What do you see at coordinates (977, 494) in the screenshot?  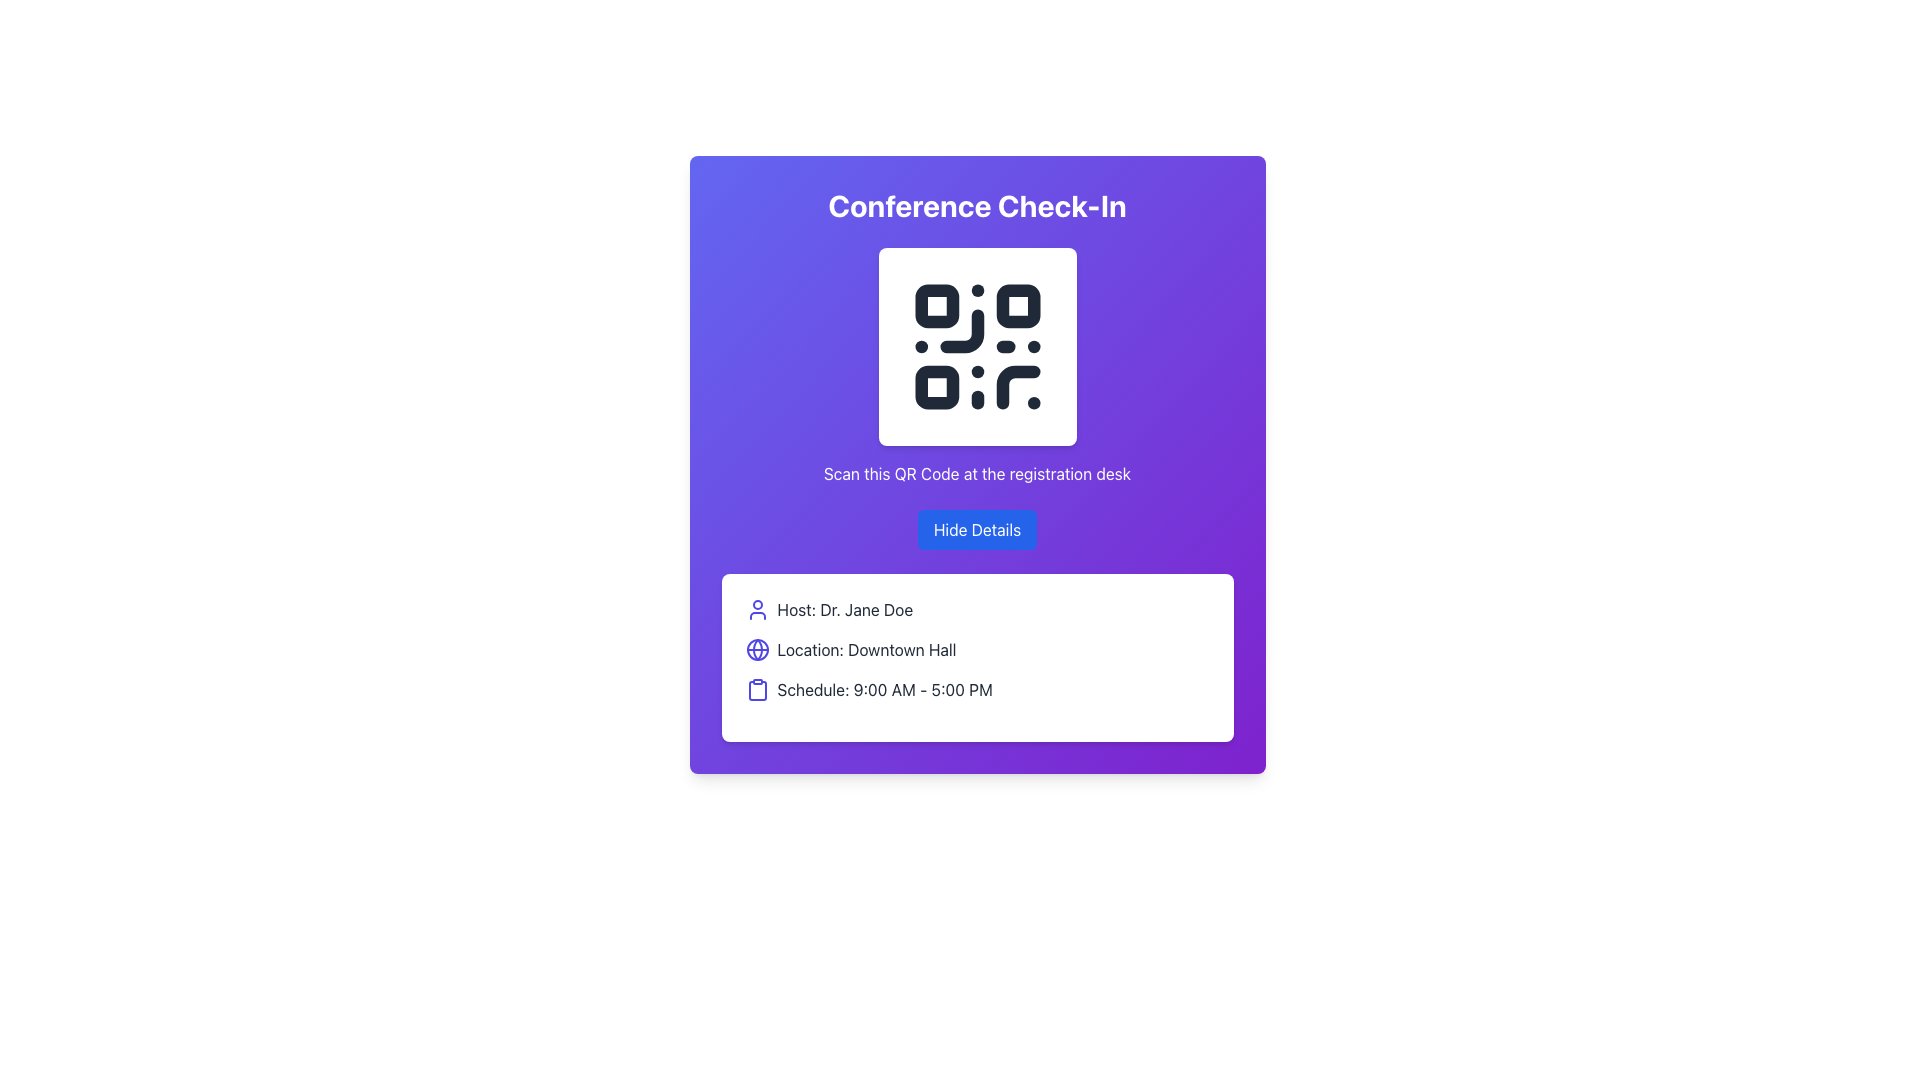 I see `the 'Hide Details' button located in the middle segment of the 'Conference Check-In' card section, which contains a QR code` at bounding box center [977, 494].